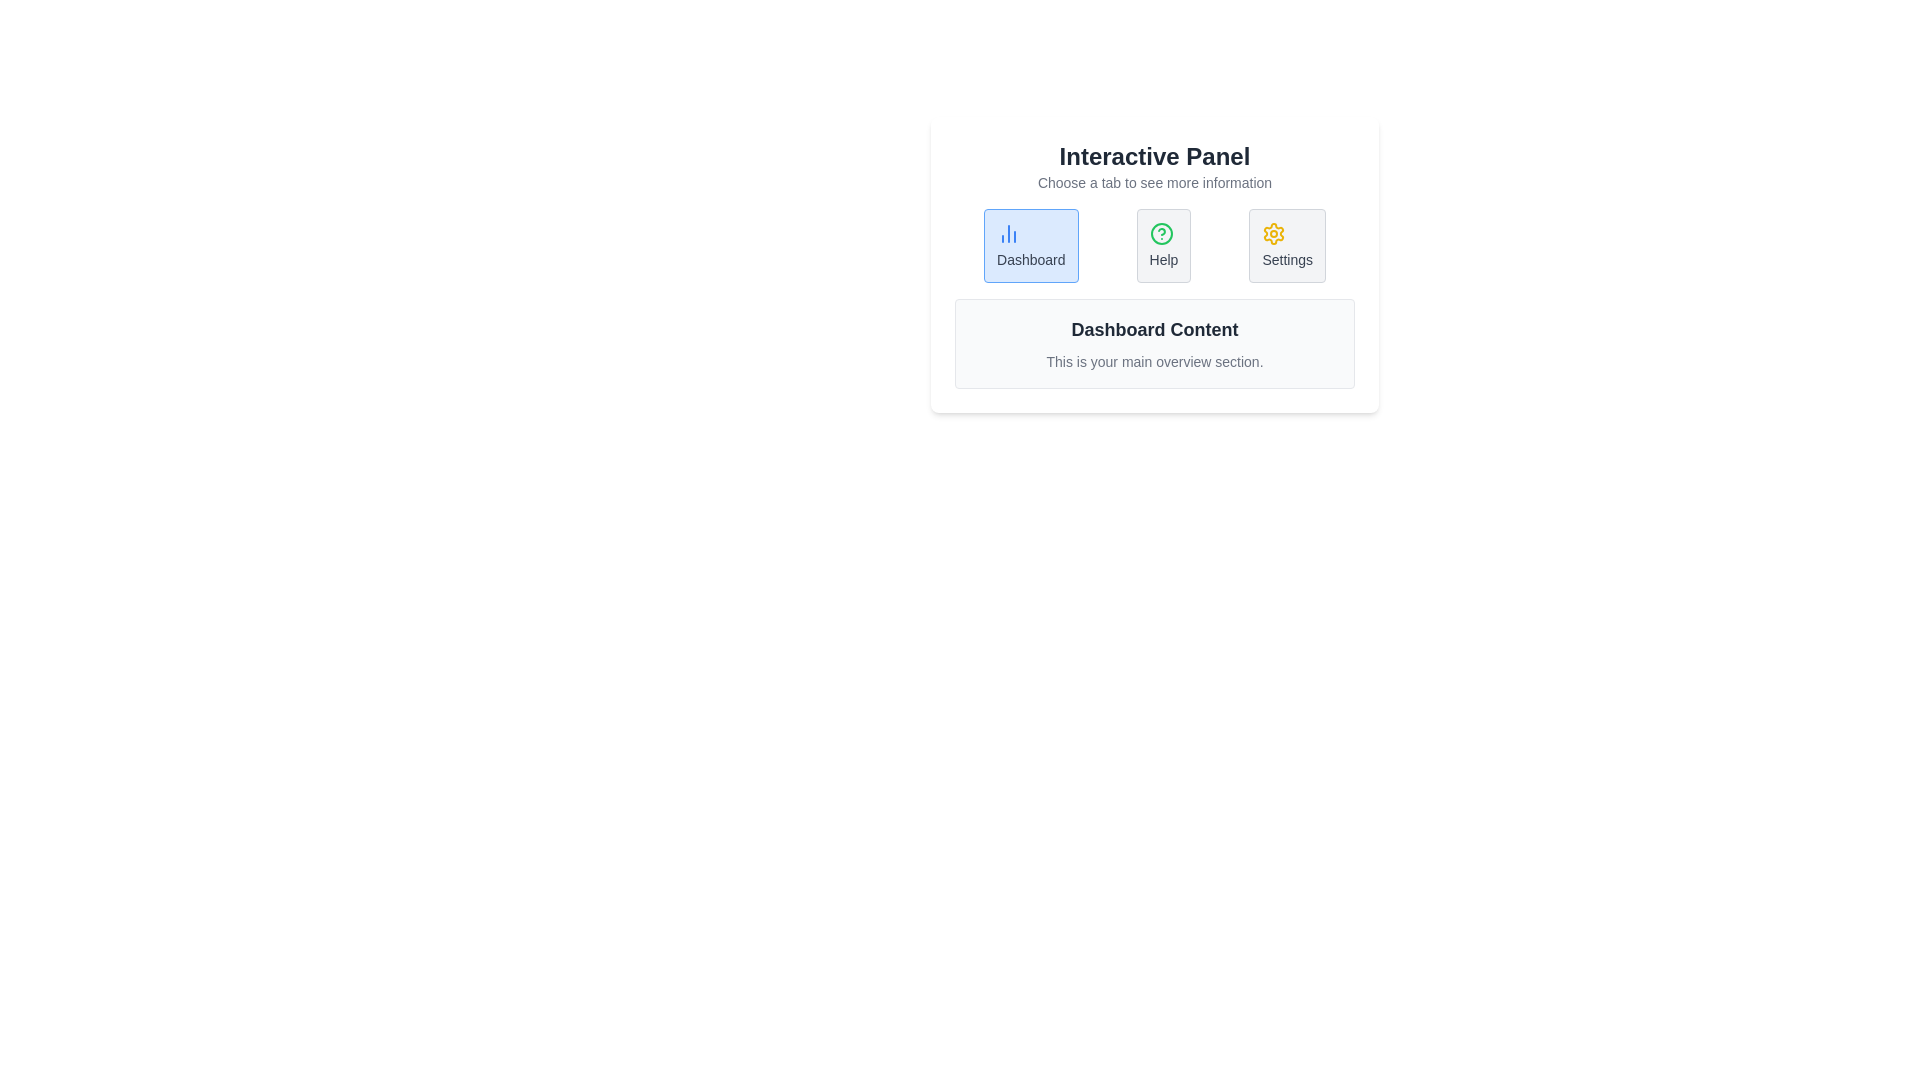  What do you see at coordinates (1031, 258) in the screenshot?
I see `text of the 'Dashboard' label located inside the first button of a row of three options, which is below the 'Interactive Panel' heading in the center of the interface` at bounding box center [1031, 258].